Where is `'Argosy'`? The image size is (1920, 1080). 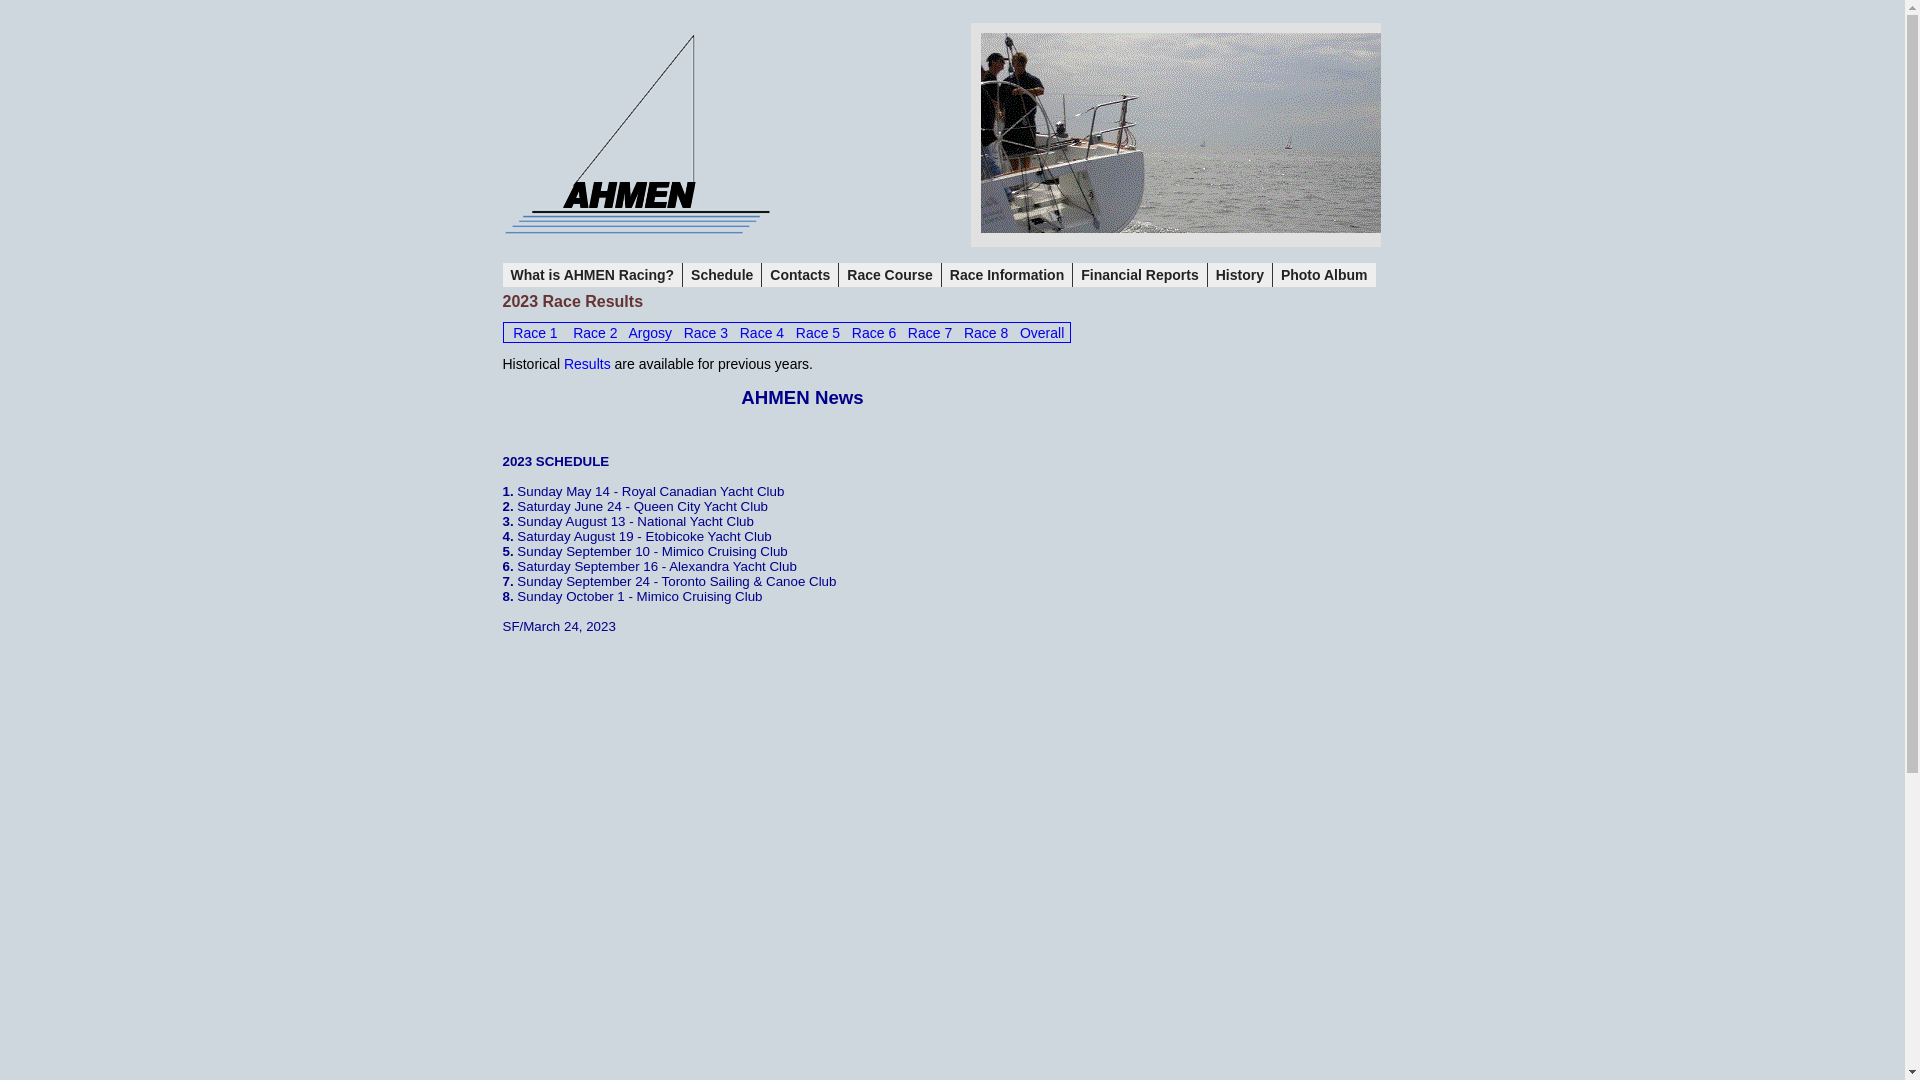 'Argosy' is located at coordinates (649, 331).